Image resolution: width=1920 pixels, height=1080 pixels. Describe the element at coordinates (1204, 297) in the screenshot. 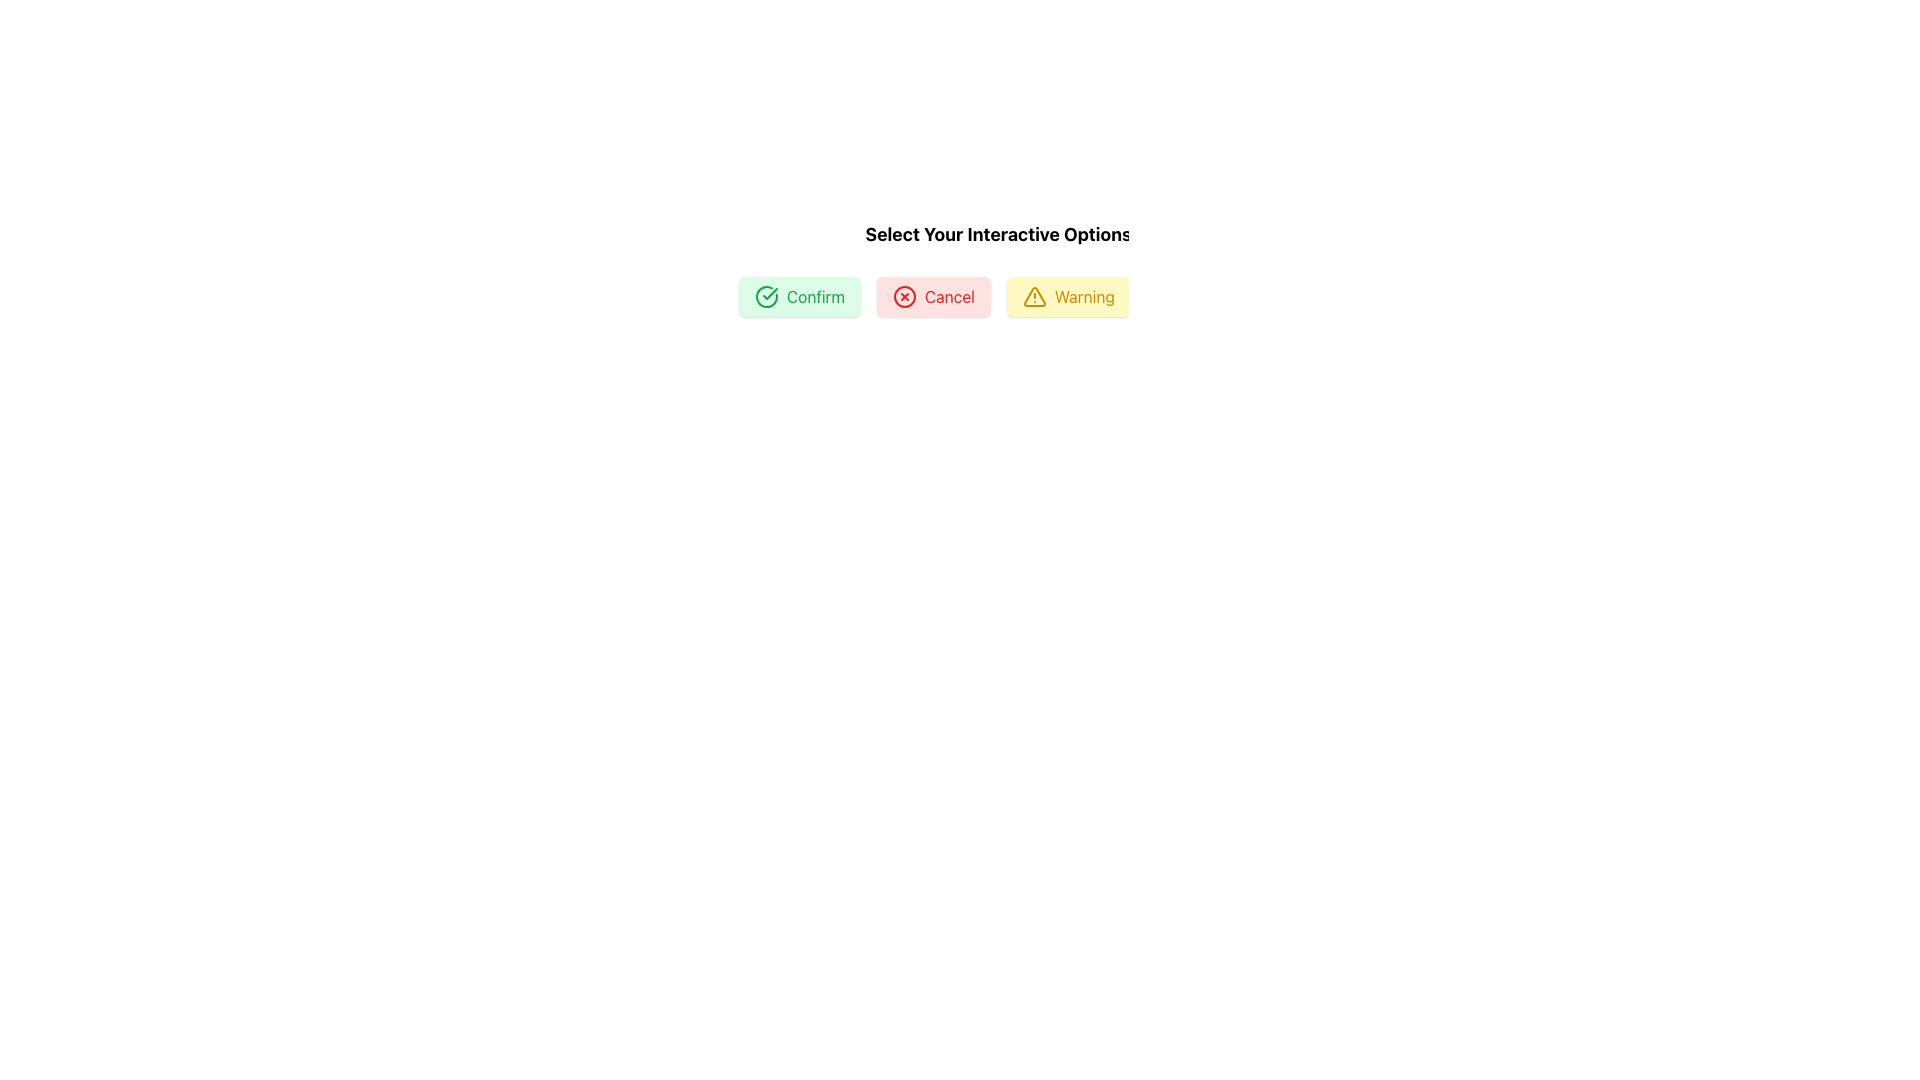

I see `keyboard navigation` at that location.